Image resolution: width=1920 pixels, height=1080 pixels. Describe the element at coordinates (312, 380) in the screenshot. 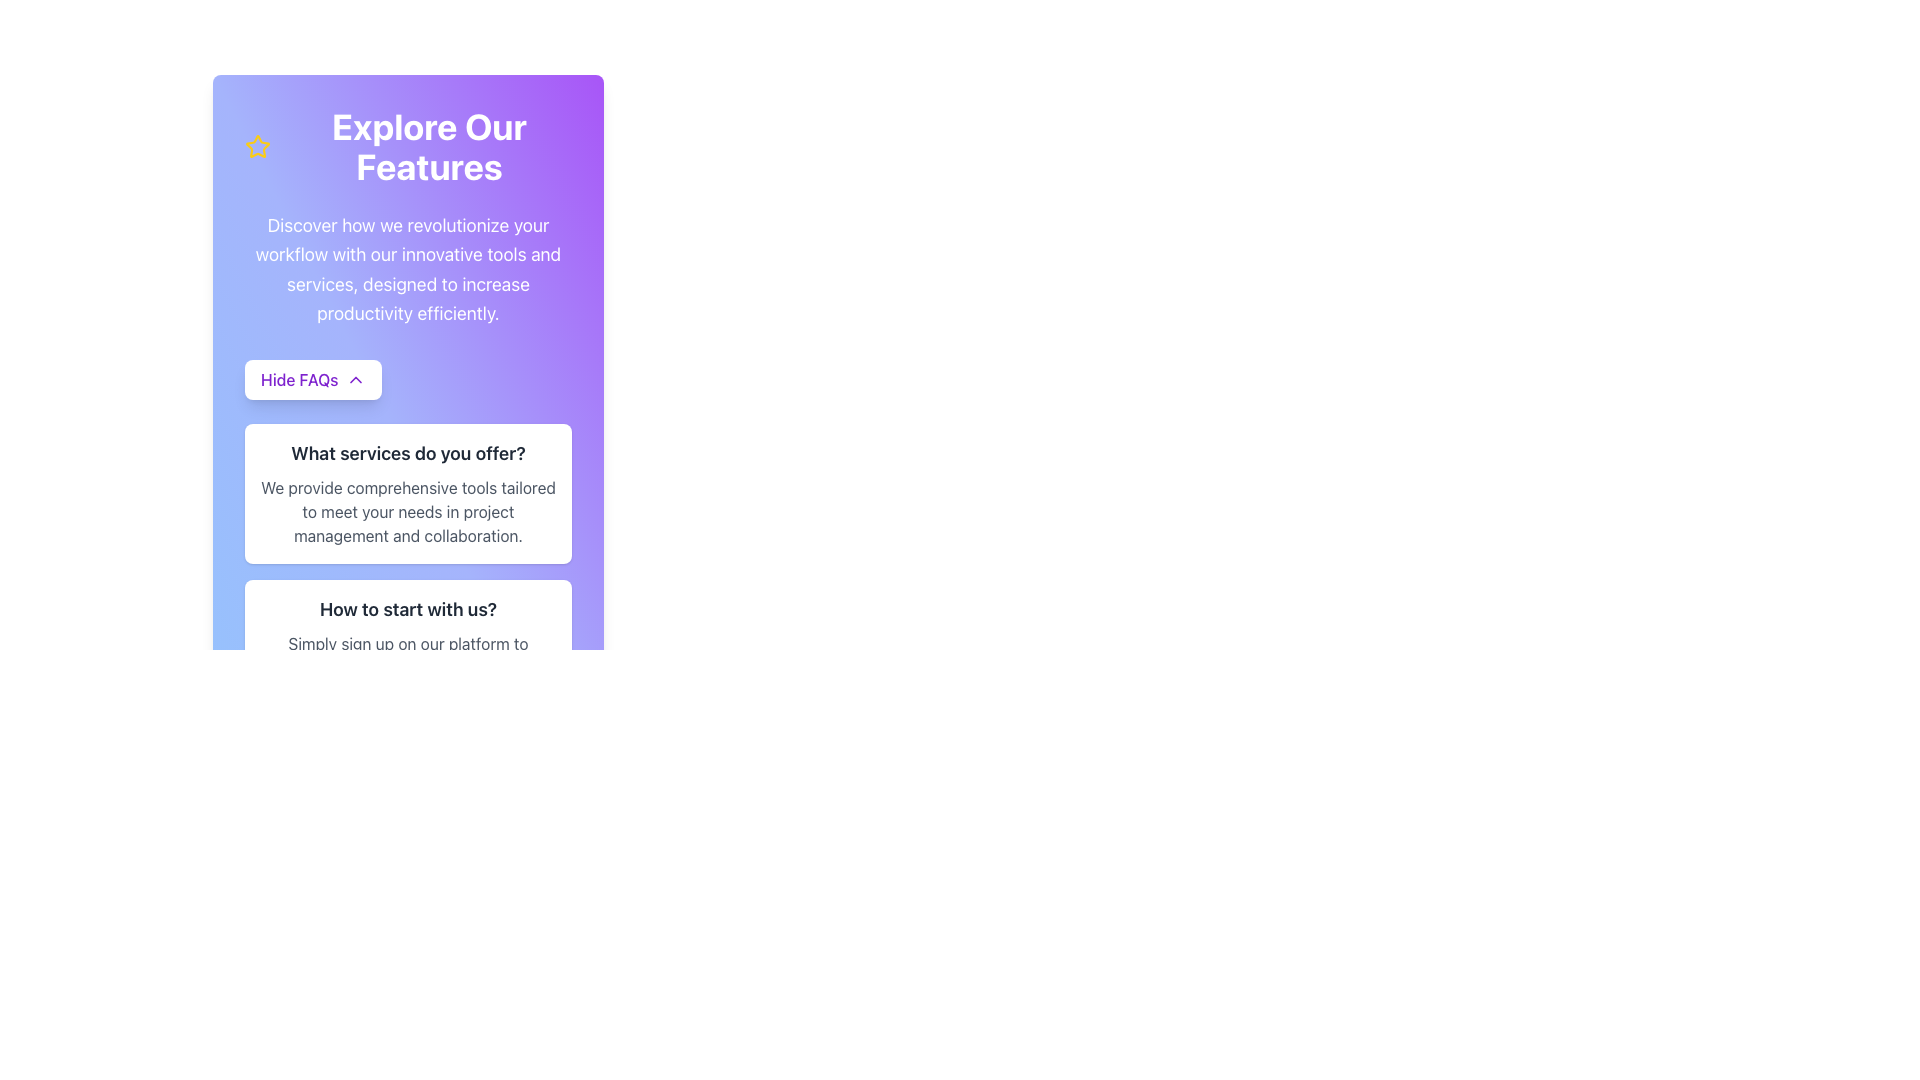

I see `the 'Hide FAQs' button, which is a rectangular button with purple text and an upward-facing arrow icon, located below the 'Explore Our Features' text segment` at that location.